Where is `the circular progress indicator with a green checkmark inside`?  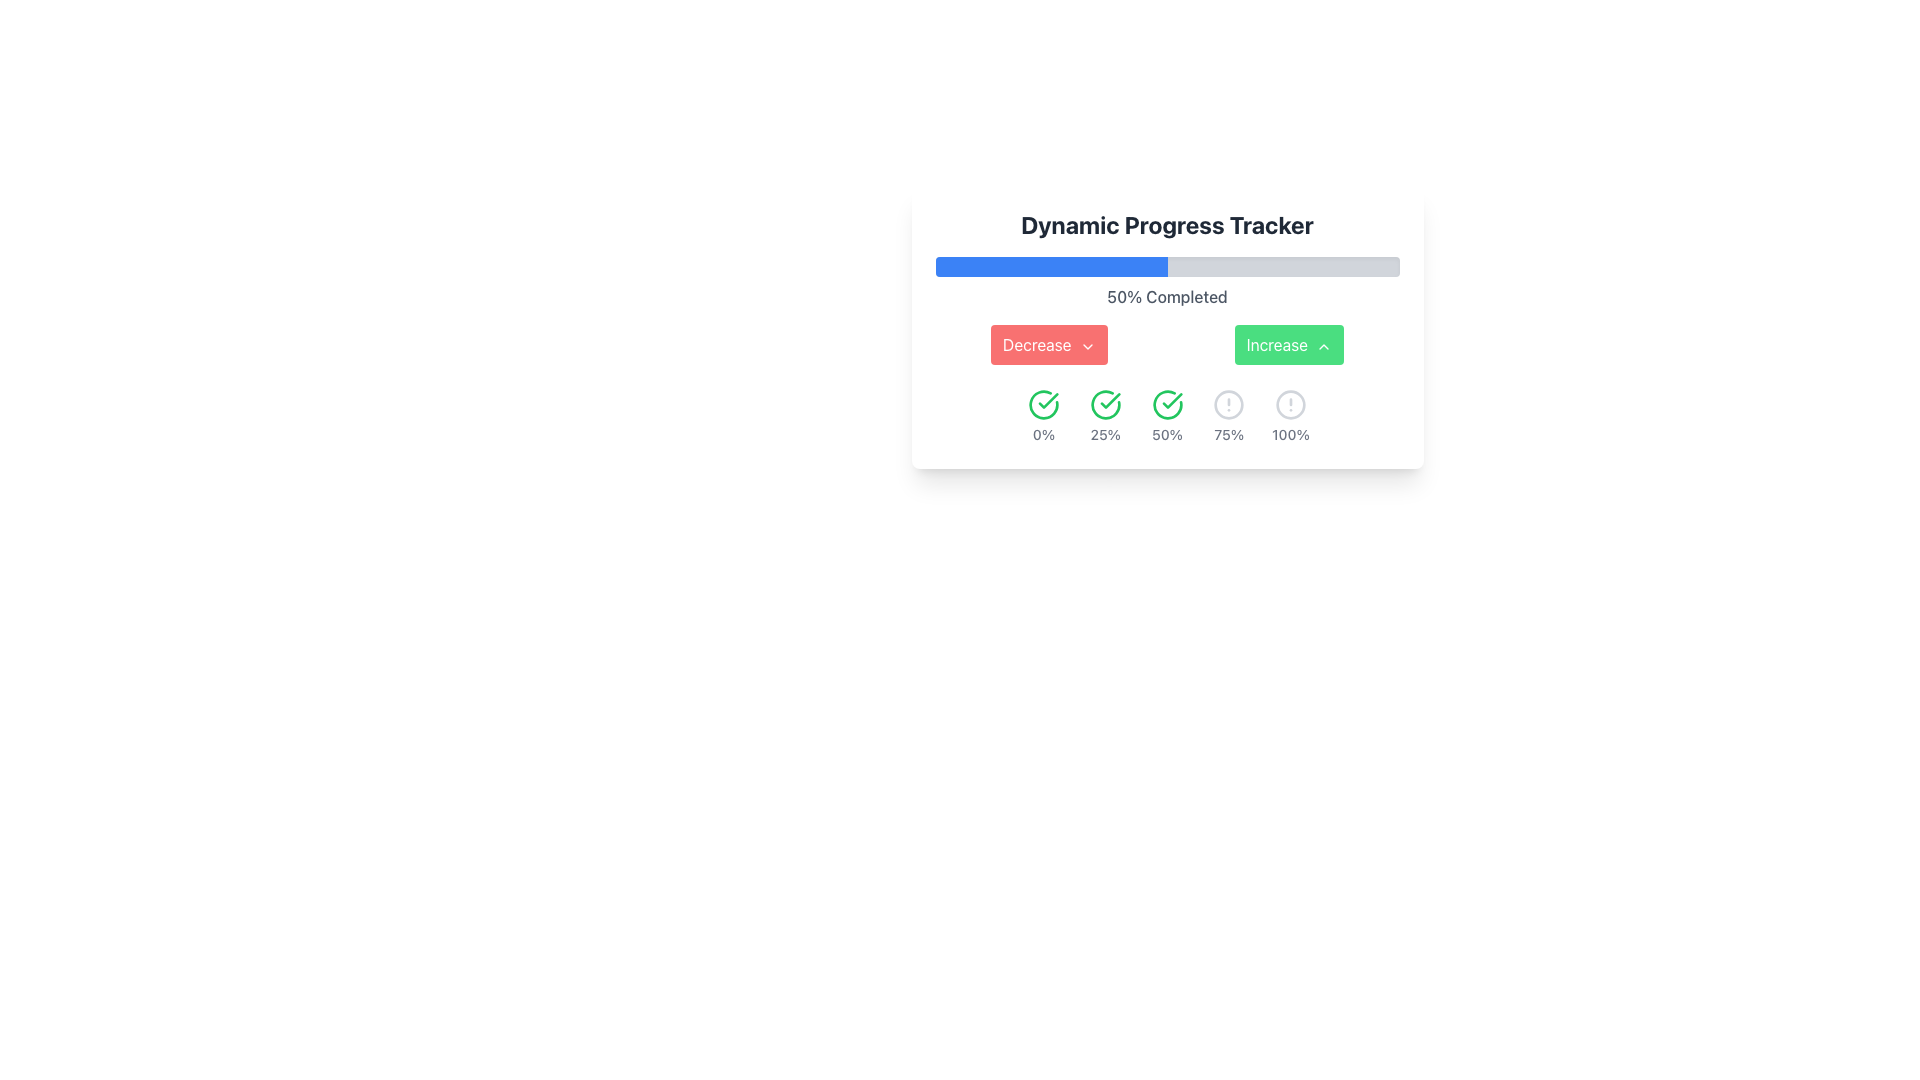 the circular progress indicator with a green checkmark inside is located at coordinates (1042, 415).